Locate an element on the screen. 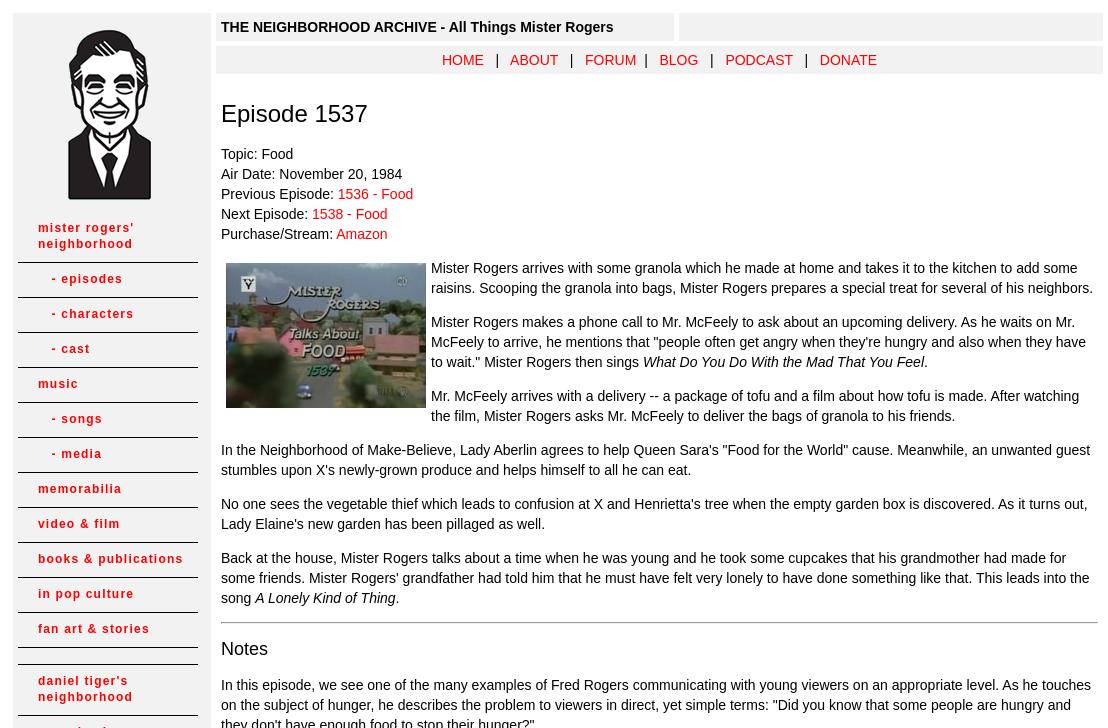 The width and height of the screenshot is (1108, 728). 'PODCAST' is located at coordinates (758, 59).